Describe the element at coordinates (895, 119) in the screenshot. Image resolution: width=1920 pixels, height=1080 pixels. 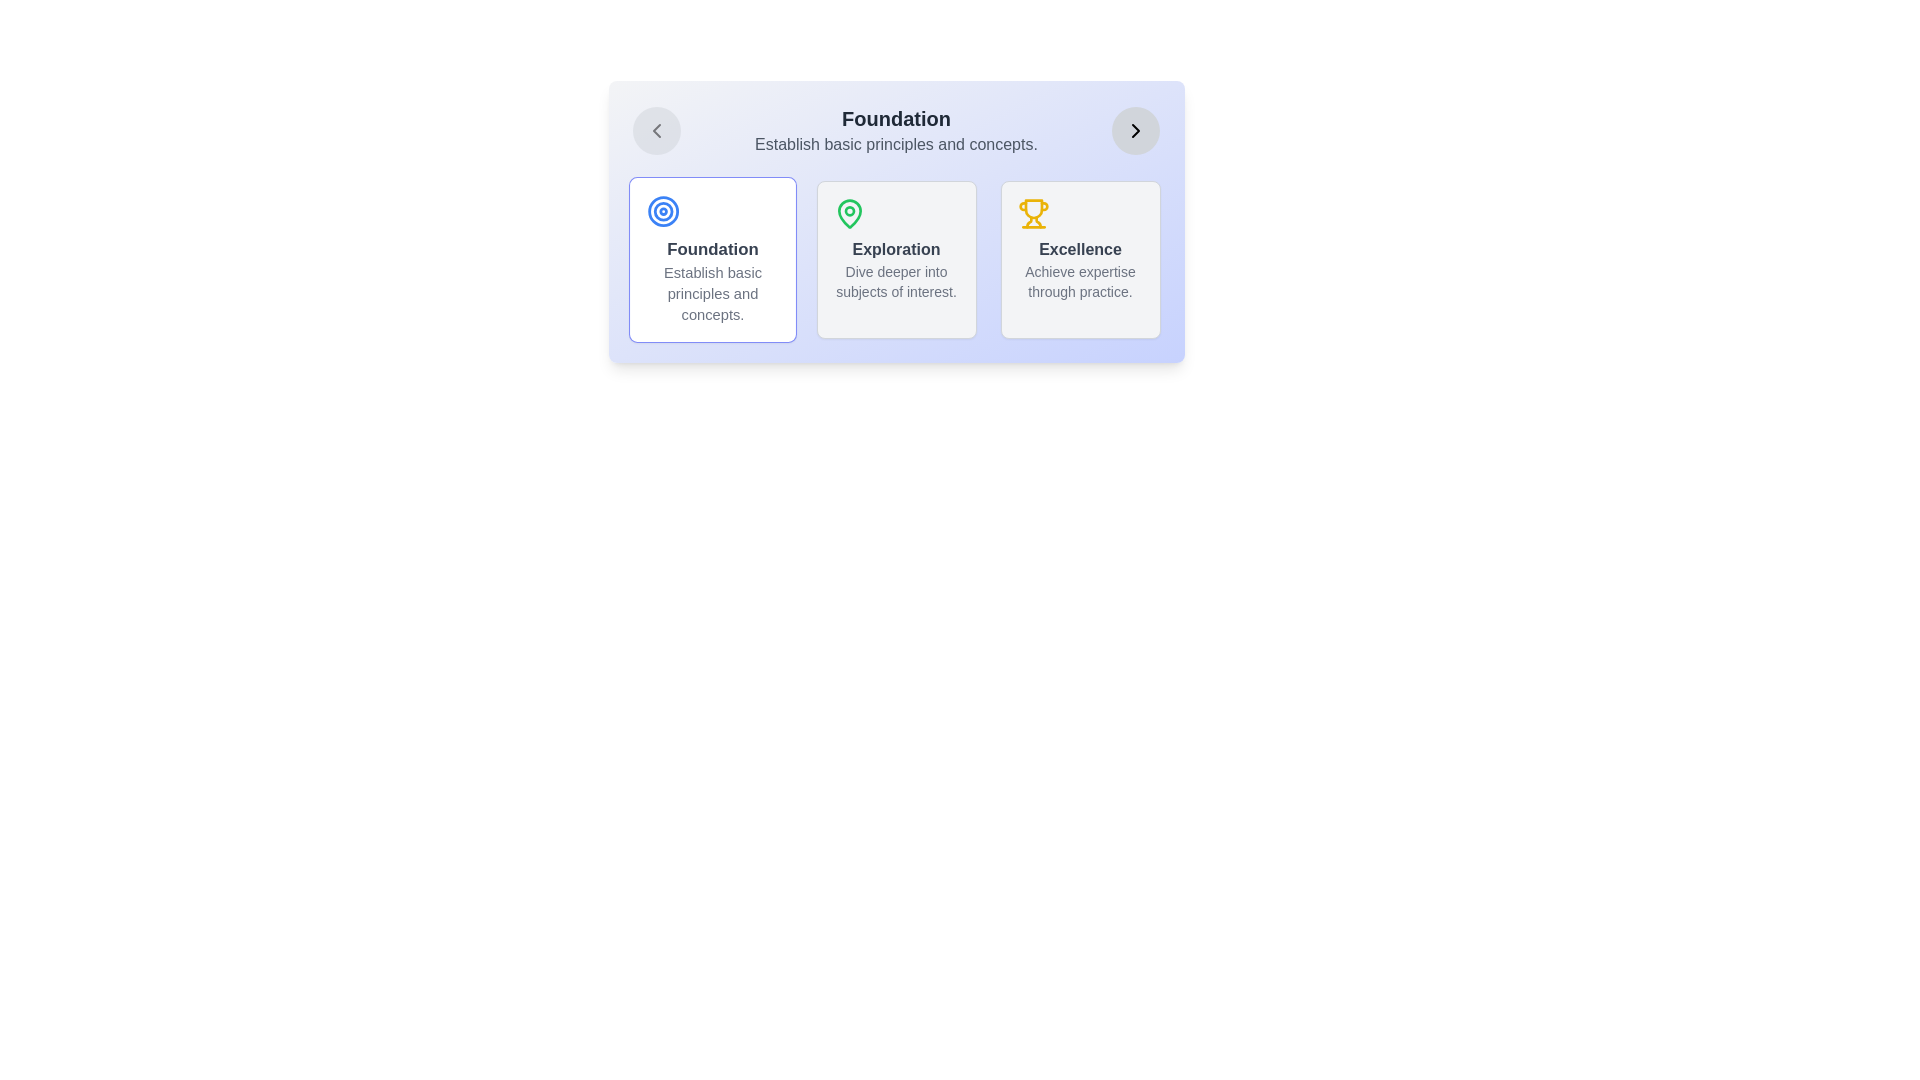
I see `the bold header text labeled 'Foundation', which is styled in dark gray and centrally aligned at the top of its section` at that location.